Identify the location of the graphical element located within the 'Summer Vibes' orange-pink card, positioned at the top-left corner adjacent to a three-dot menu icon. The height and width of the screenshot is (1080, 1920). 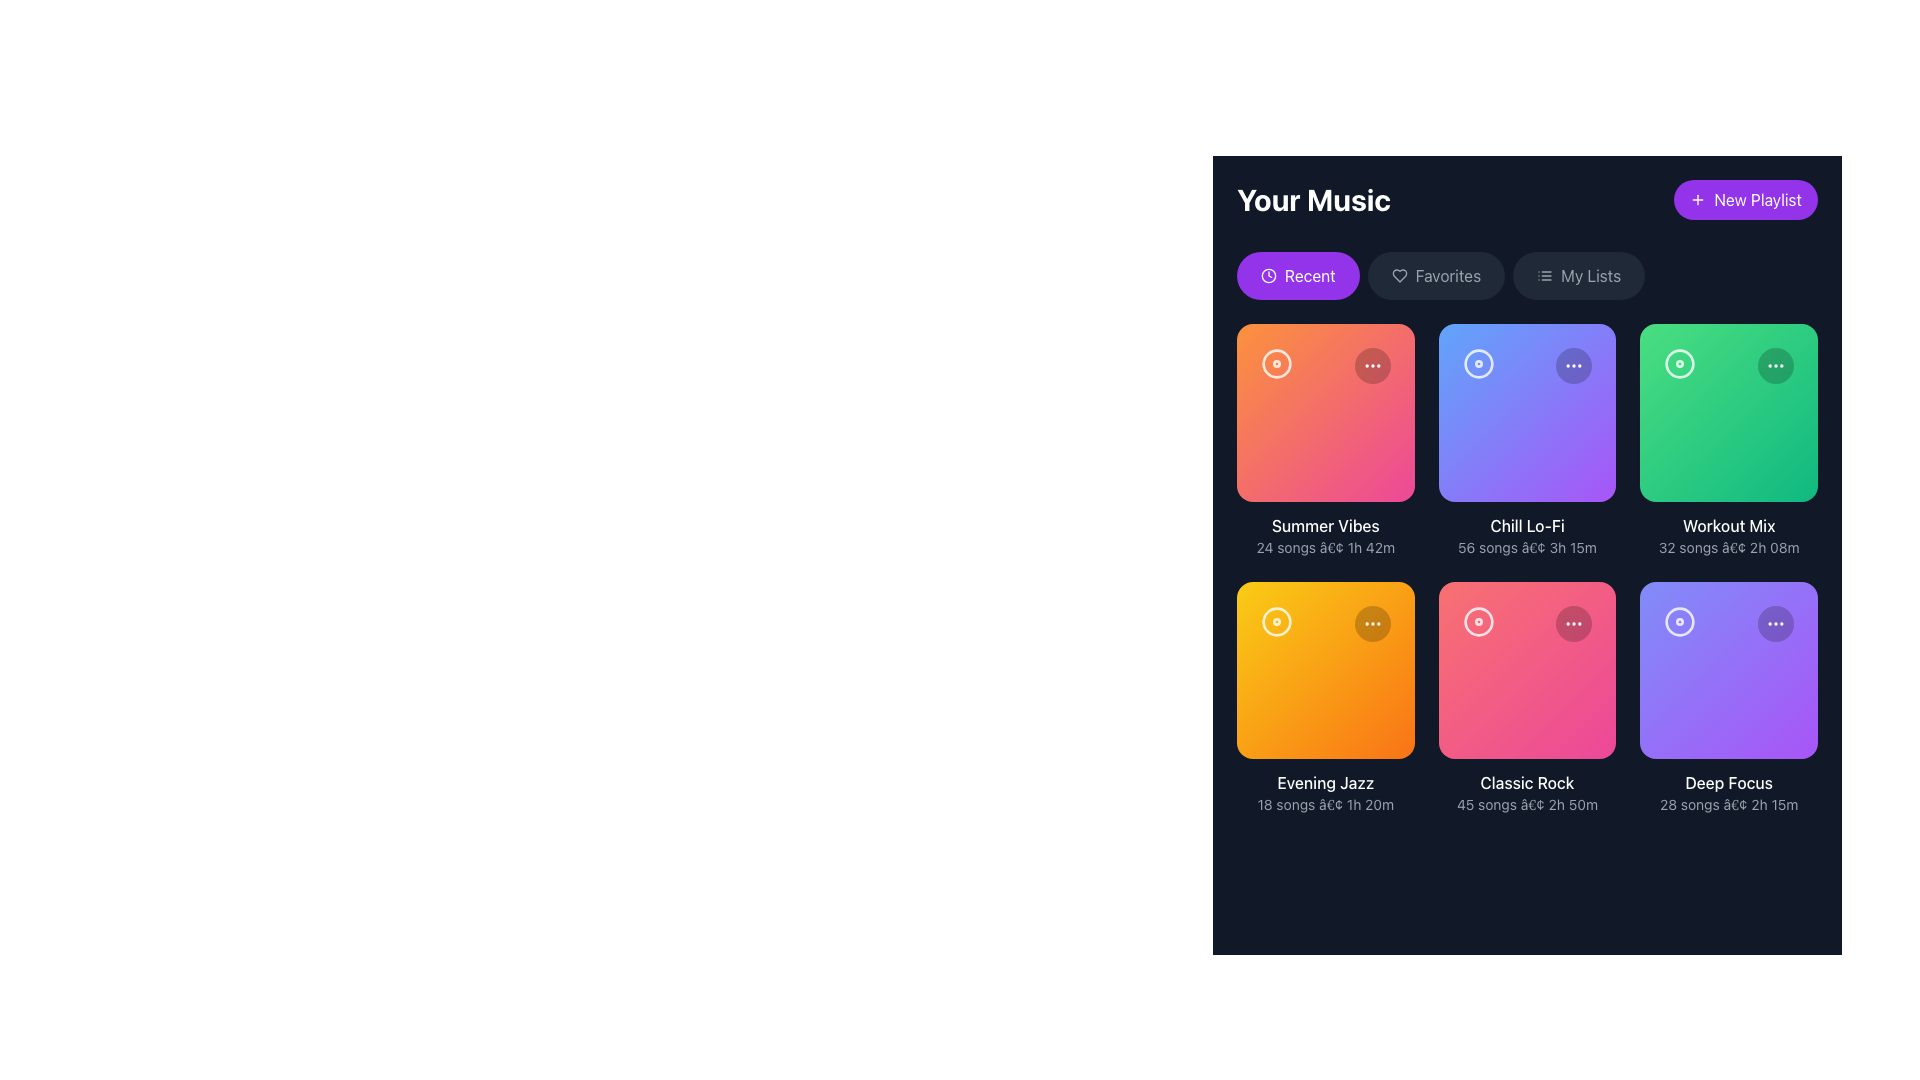
(1275, 363).